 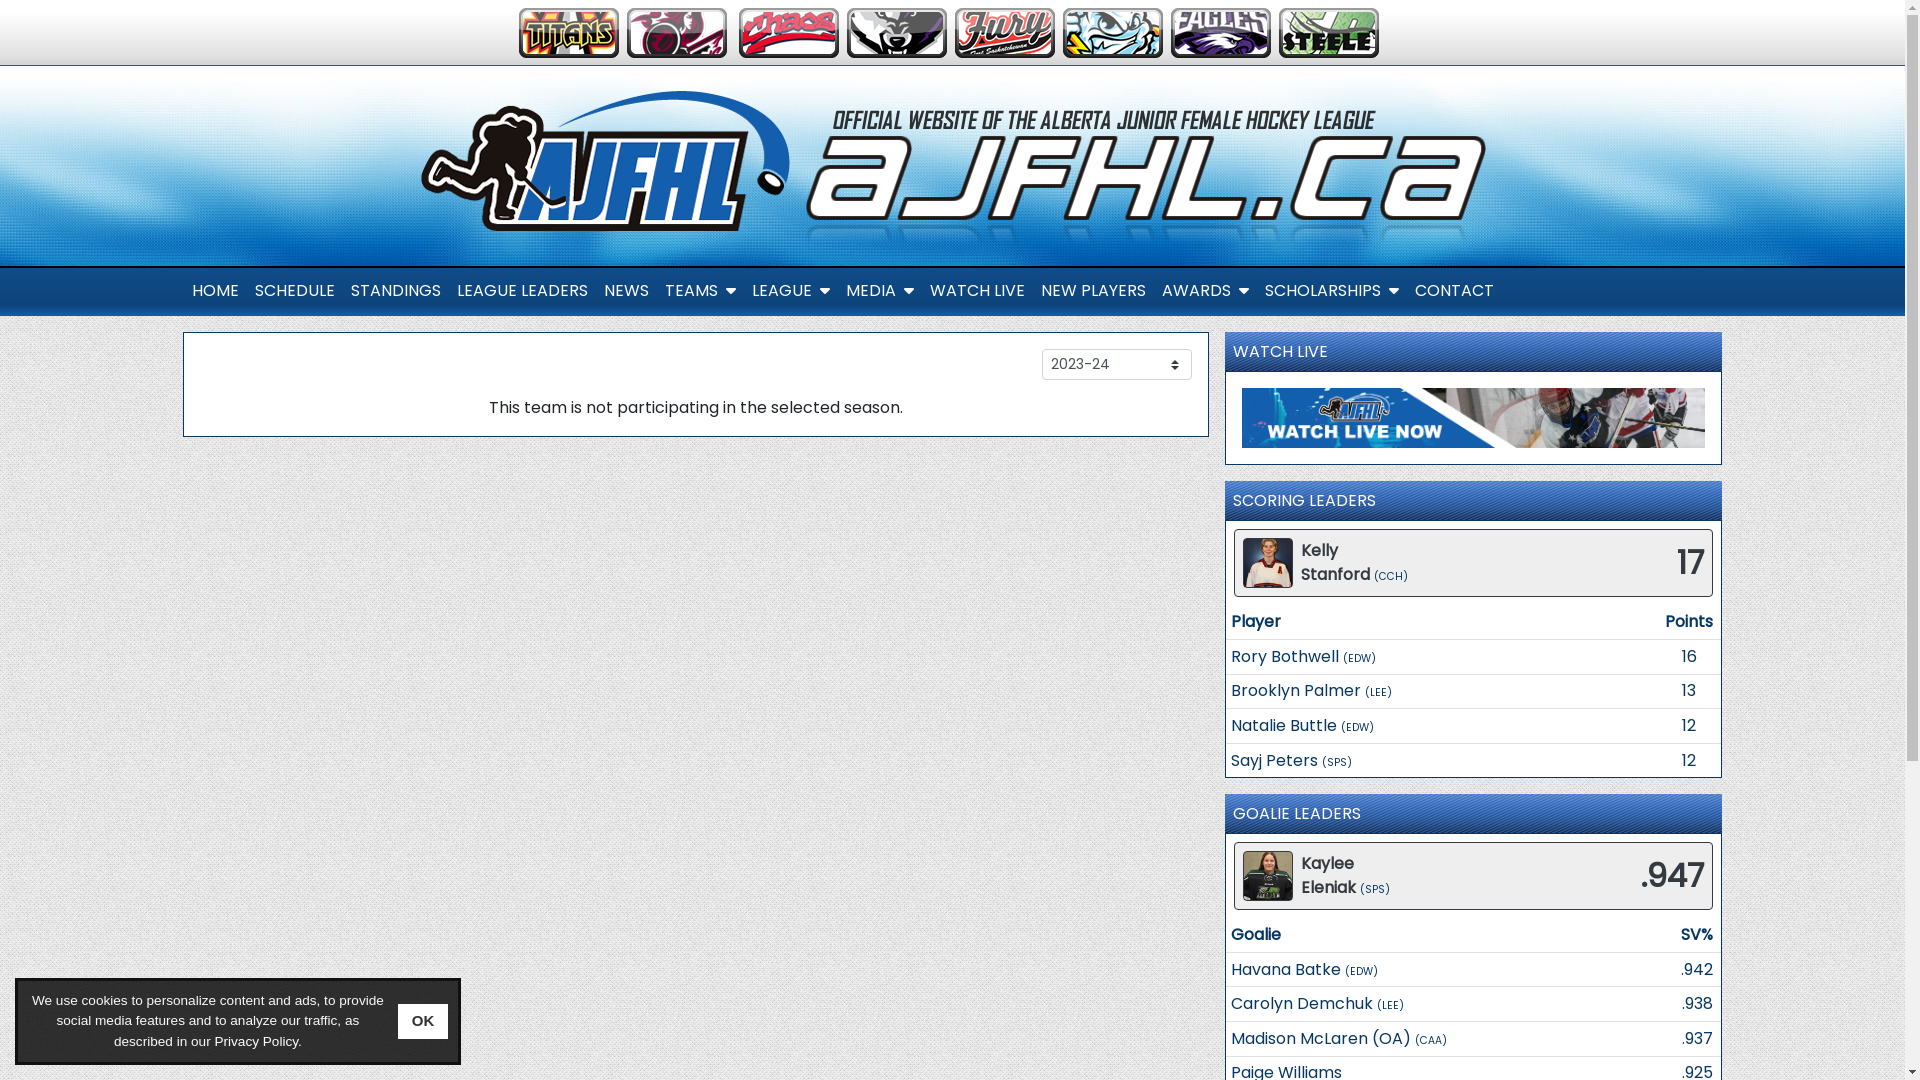 I want to click on 'SCHOLARSHIPS', so click(x=1330, y=290).